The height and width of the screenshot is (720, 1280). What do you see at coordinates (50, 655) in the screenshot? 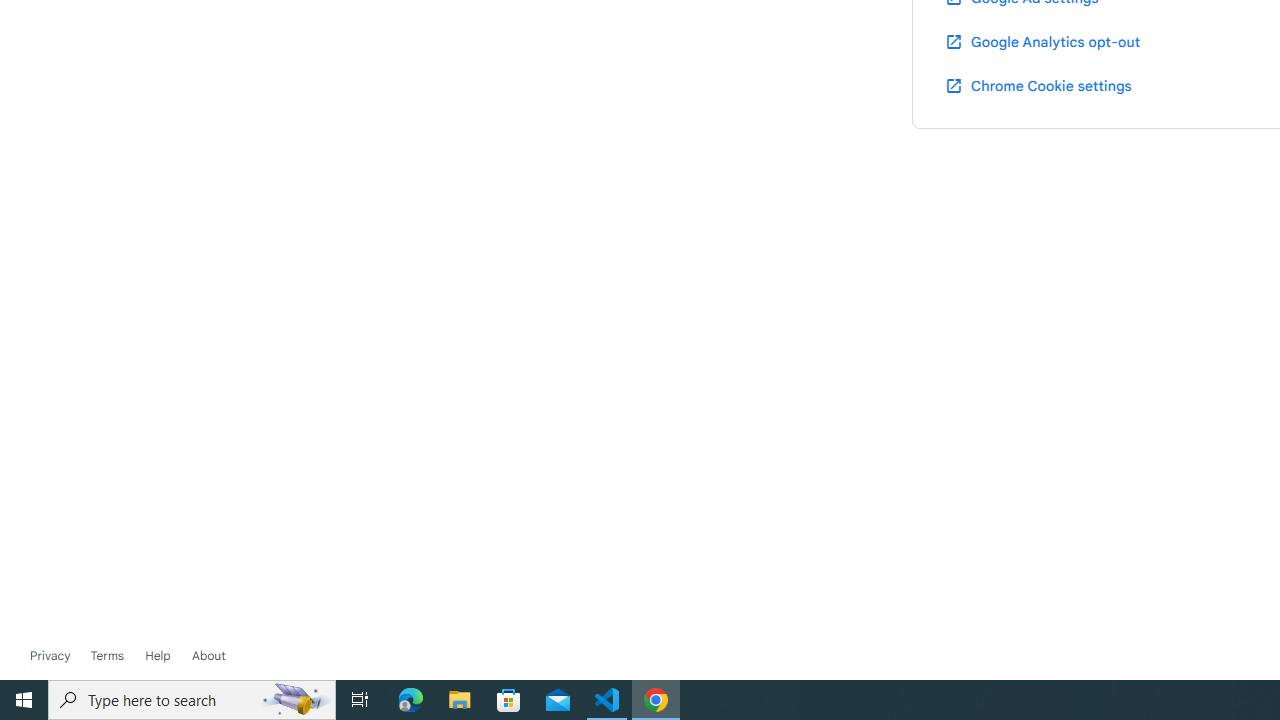
I see `'Privacy'` at bounding box center [50, 655].